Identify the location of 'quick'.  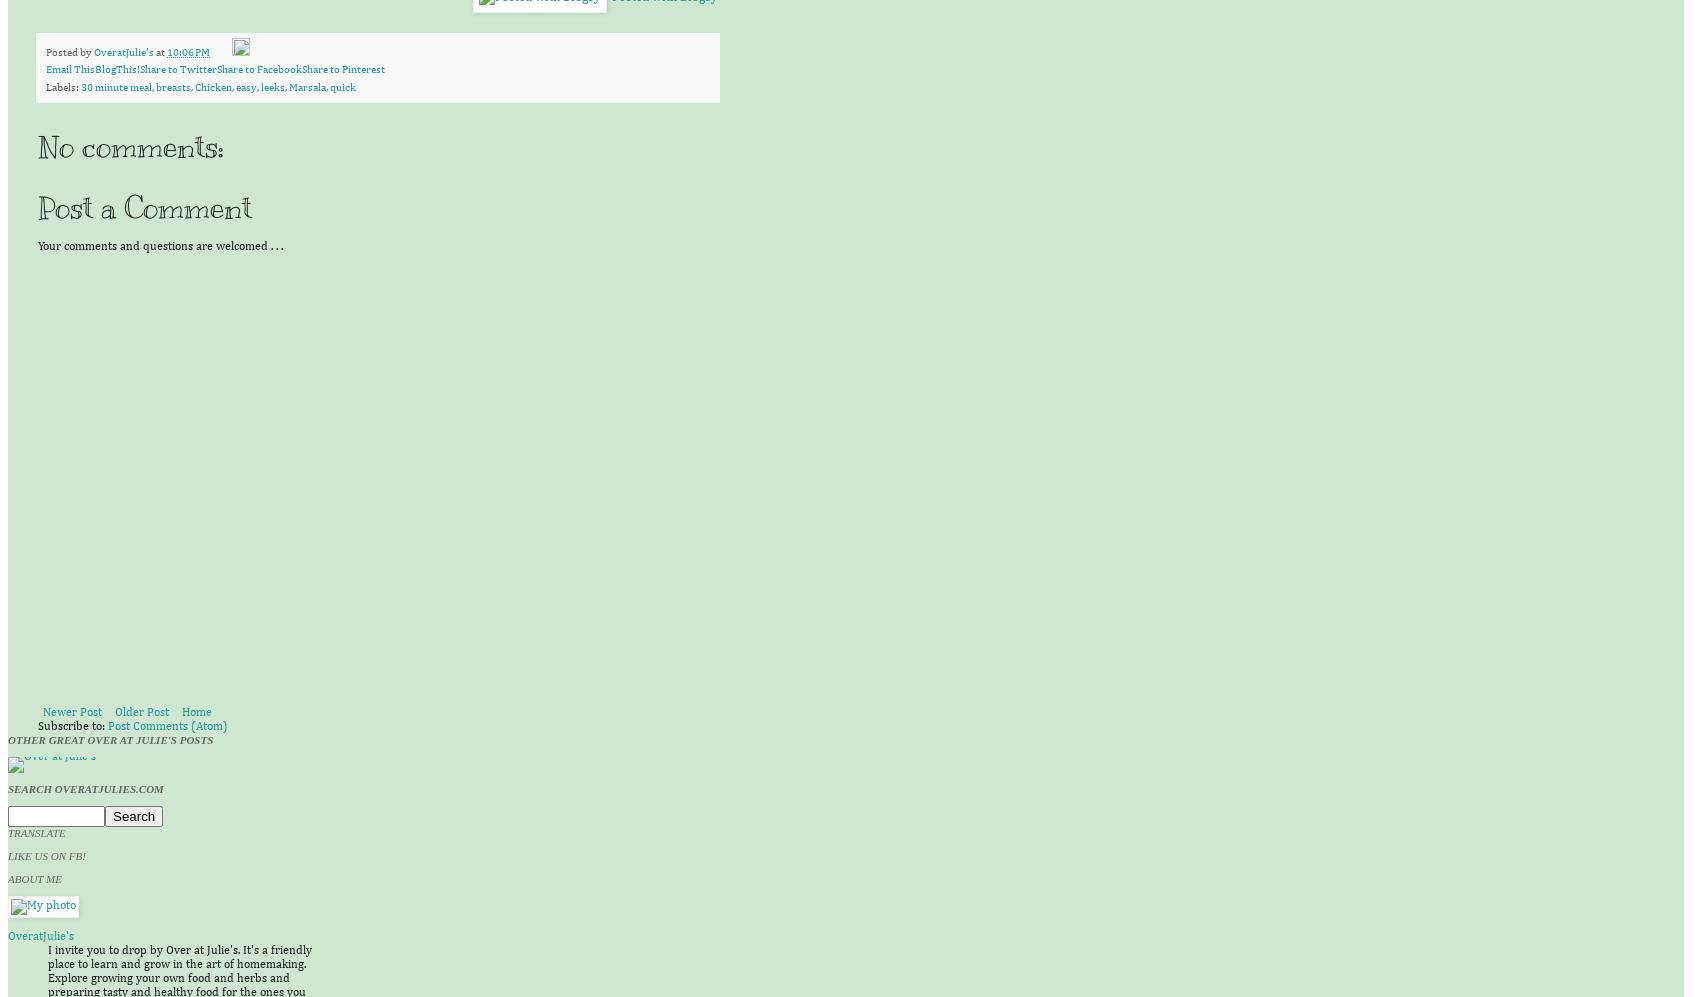
(342, 86).